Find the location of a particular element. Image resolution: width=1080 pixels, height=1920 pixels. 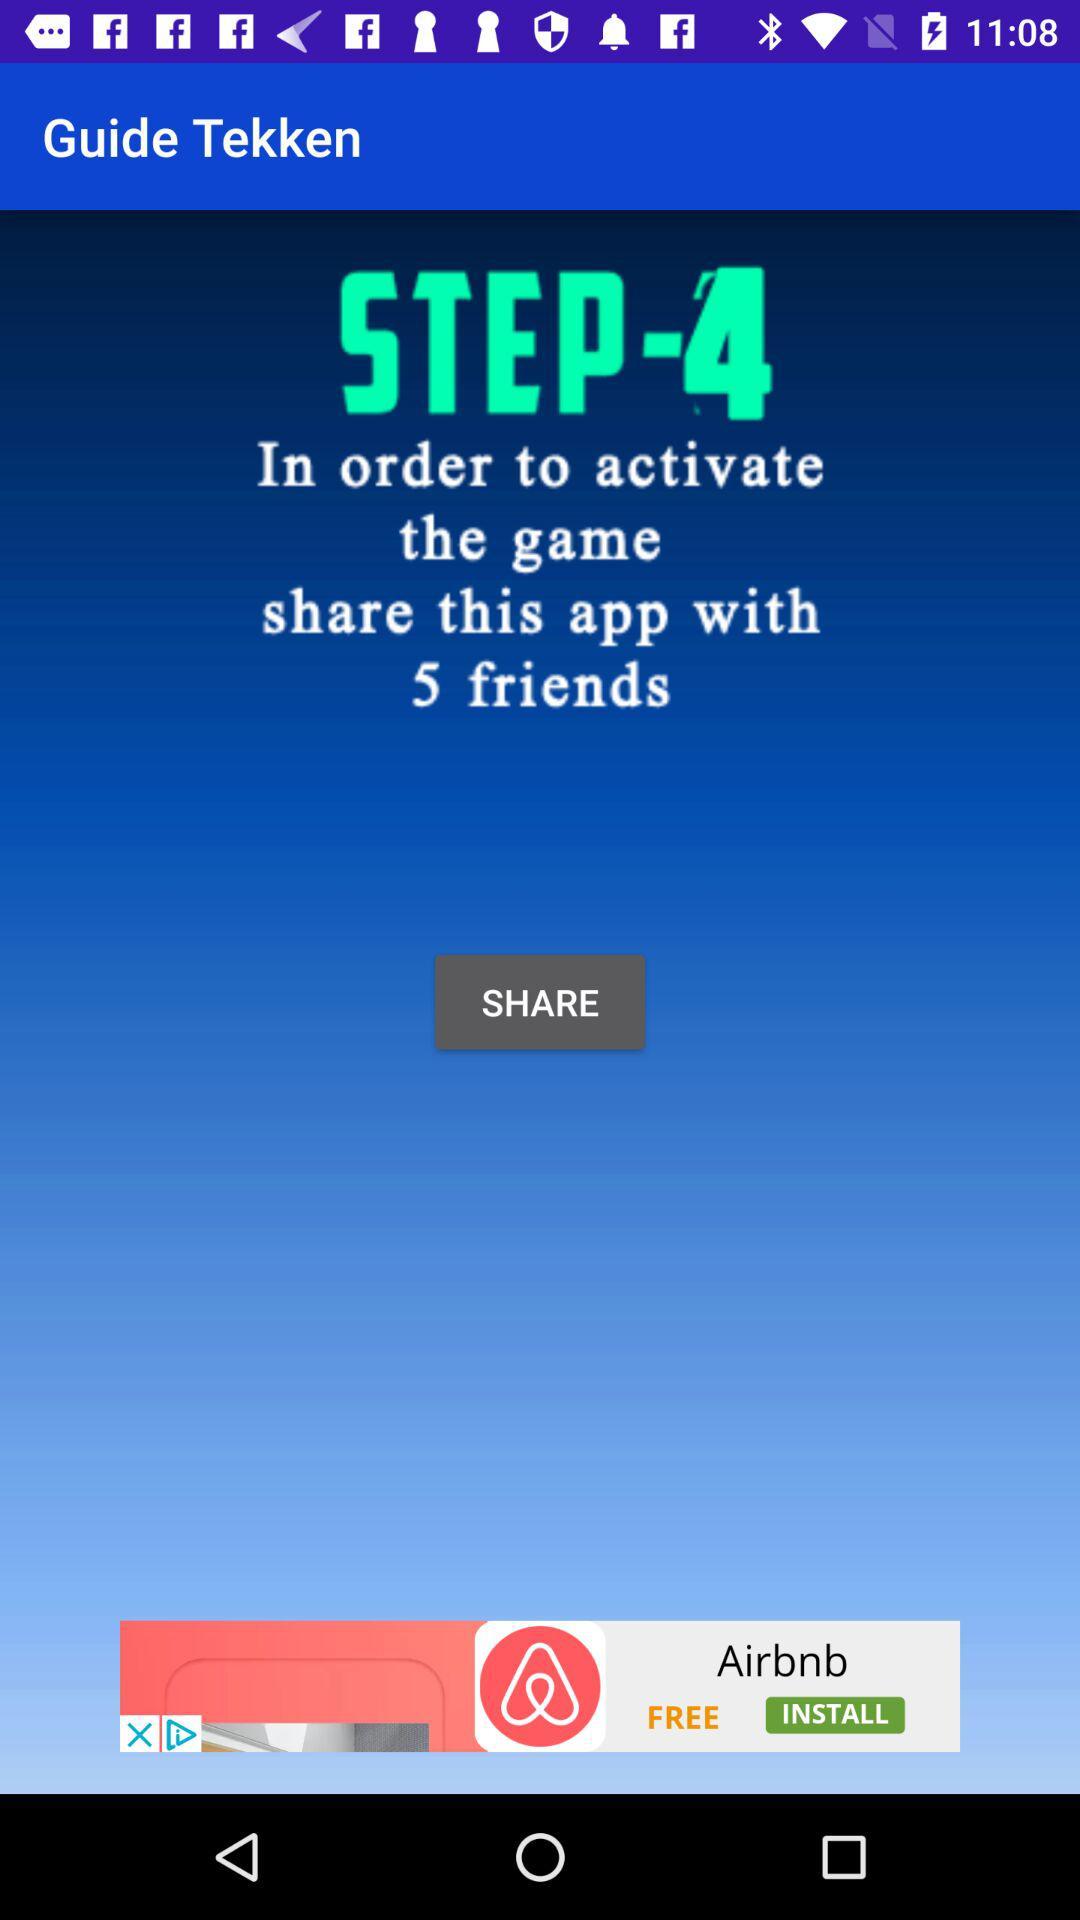

advedecment is located at coordinates (540, 1685).